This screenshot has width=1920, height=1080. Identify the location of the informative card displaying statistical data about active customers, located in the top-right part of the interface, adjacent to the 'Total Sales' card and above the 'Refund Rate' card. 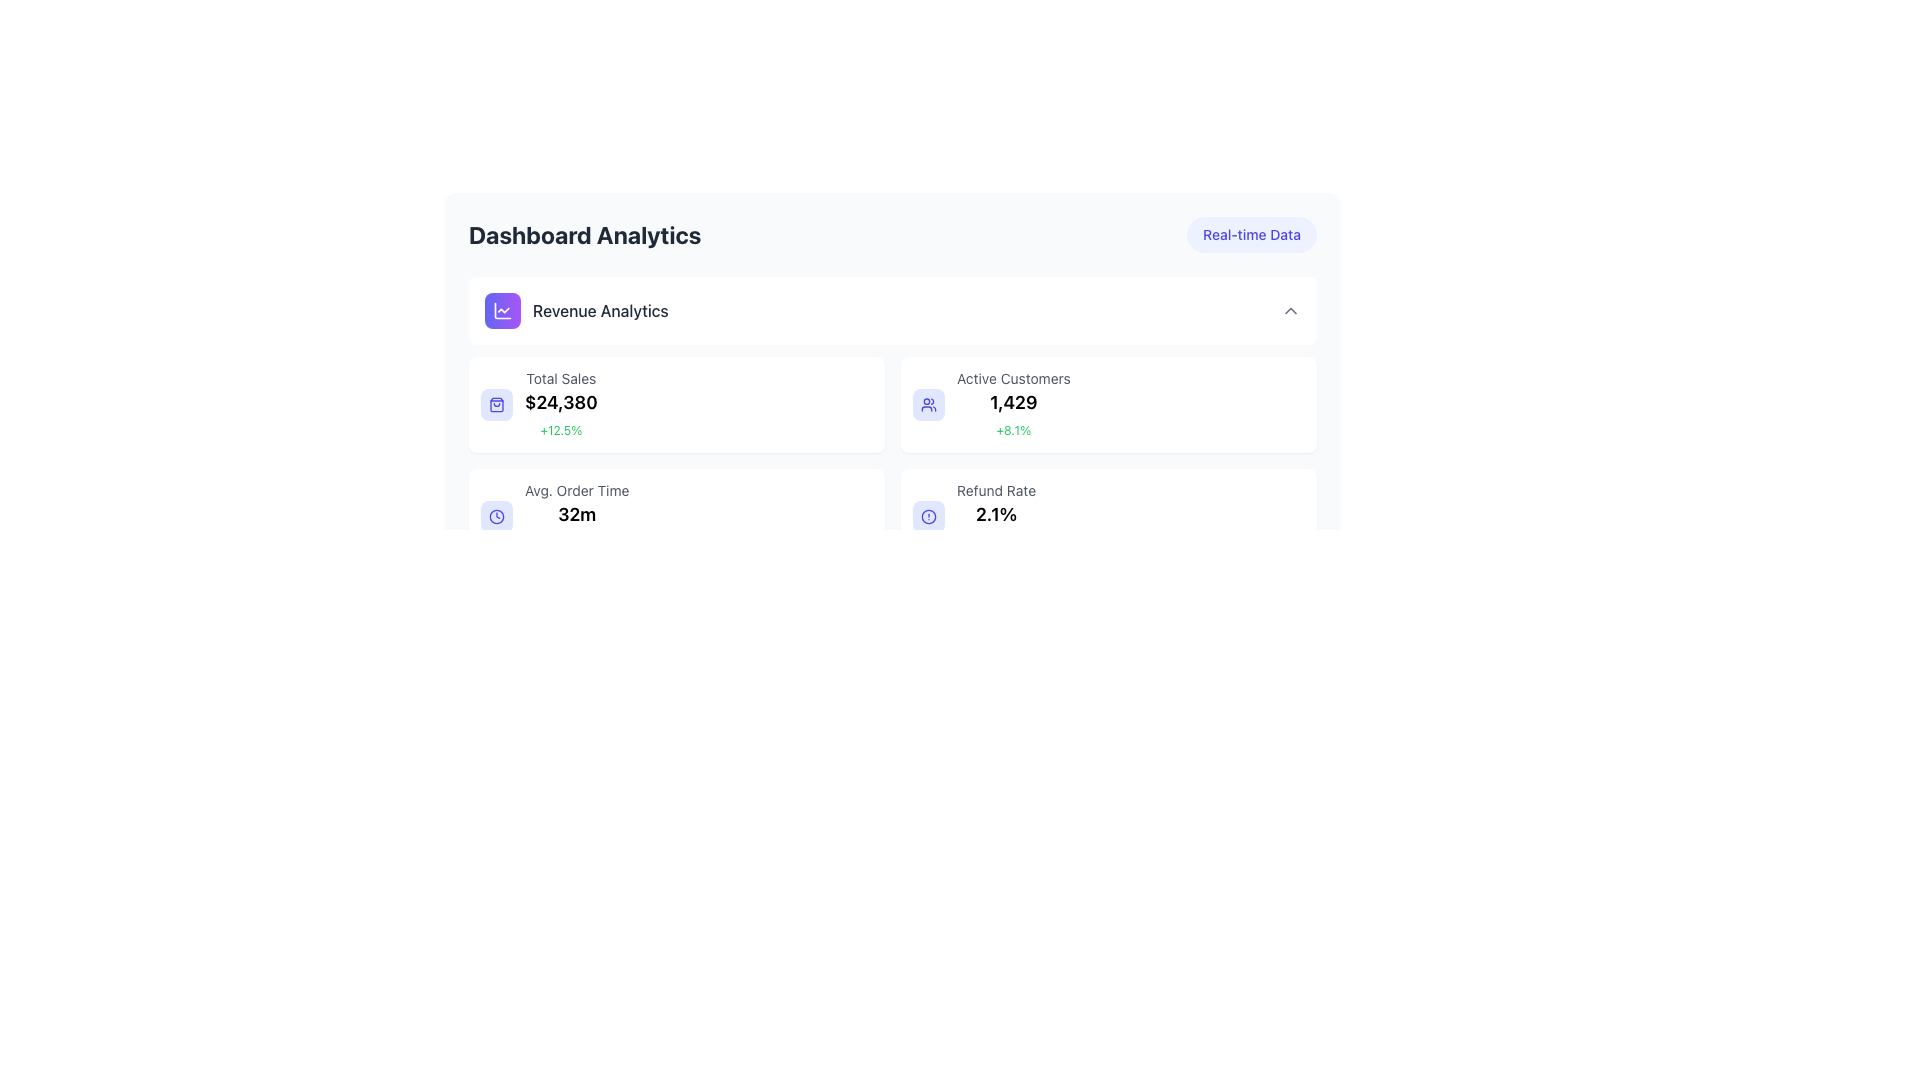
(1107, 405).